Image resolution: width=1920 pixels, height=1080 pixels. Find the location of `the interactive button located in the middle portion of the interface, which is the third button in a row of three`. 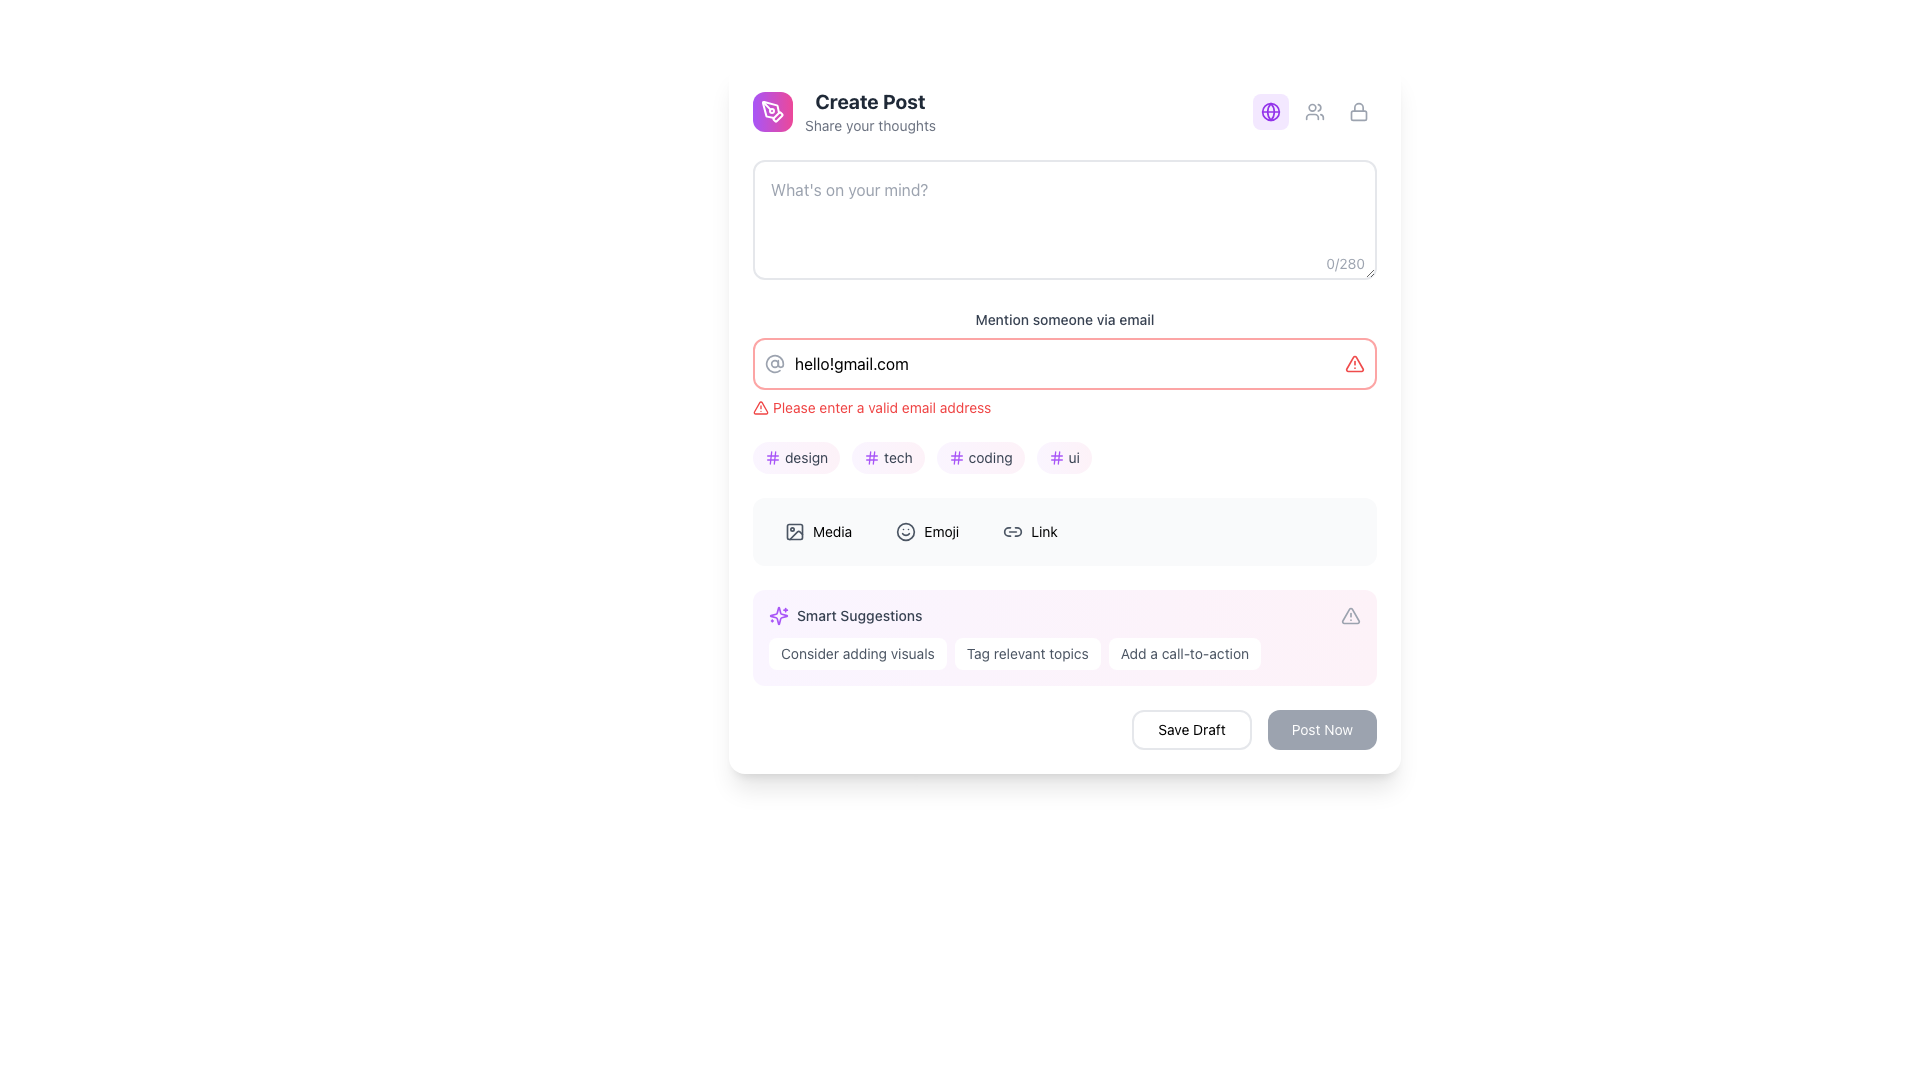

the interactive button located in the middle portion of the interface, which is the third button in a row of three is located at coordinates (1030, 531).